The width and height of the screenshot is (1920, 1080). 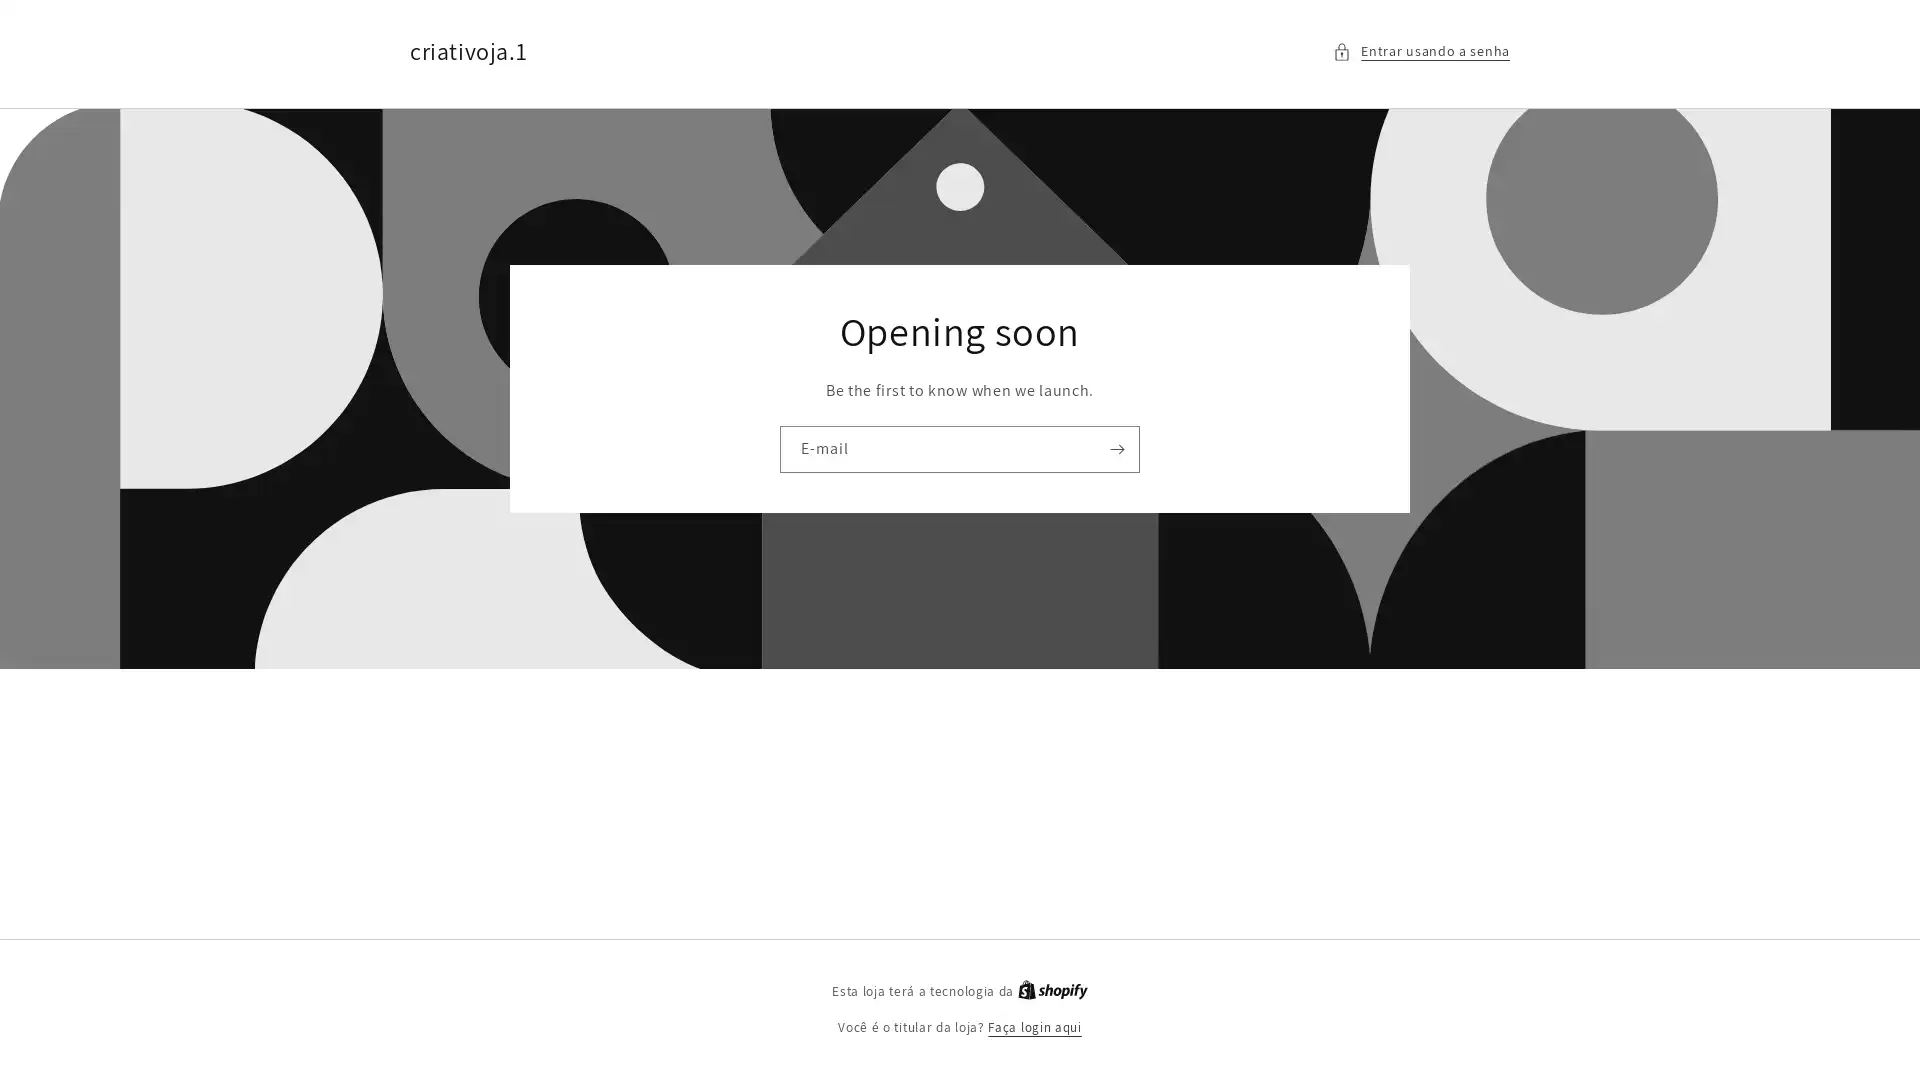 I want to click on Assinar, so click(x=1116, y=448).